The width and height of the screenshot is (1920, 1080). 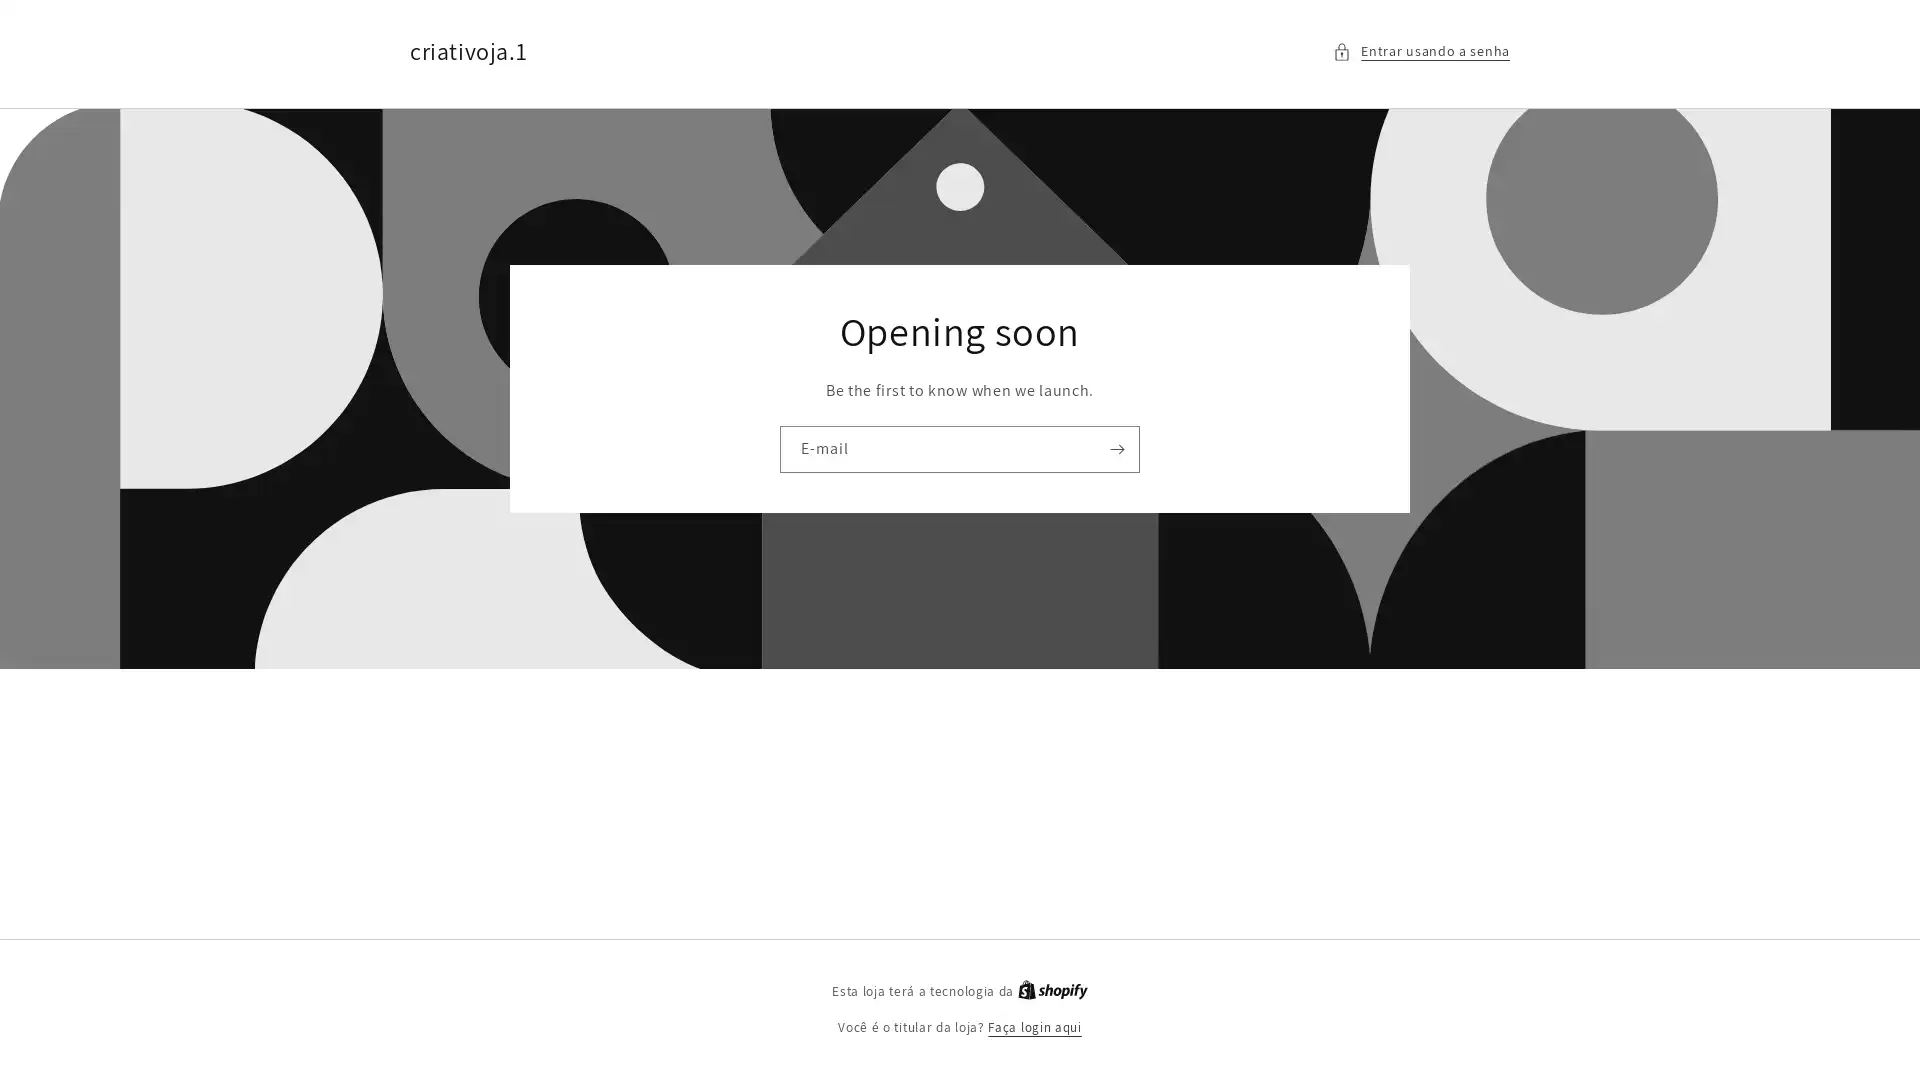 I want to click on Assinar, so click(x=1116, y=448).